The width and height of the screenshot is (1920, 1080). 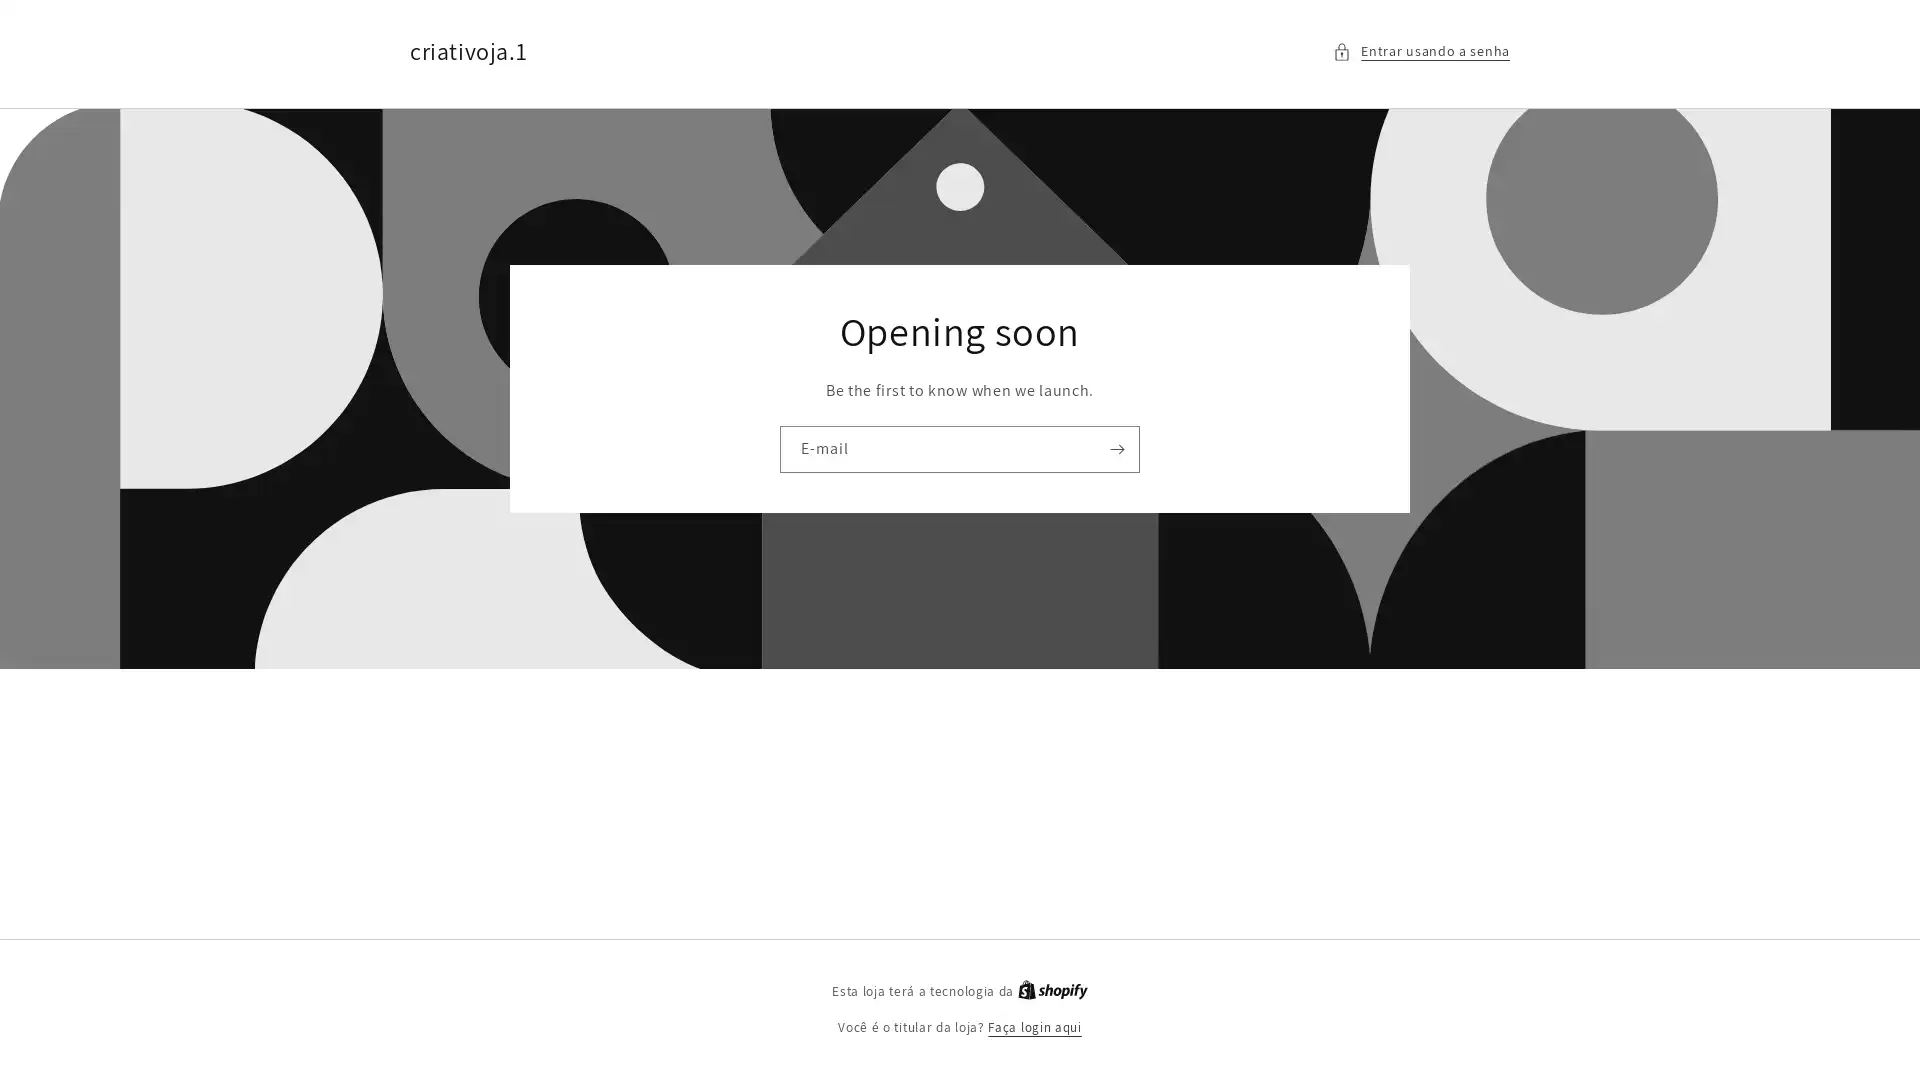 I want to click on Assinar, so click(x=1116, y=448).